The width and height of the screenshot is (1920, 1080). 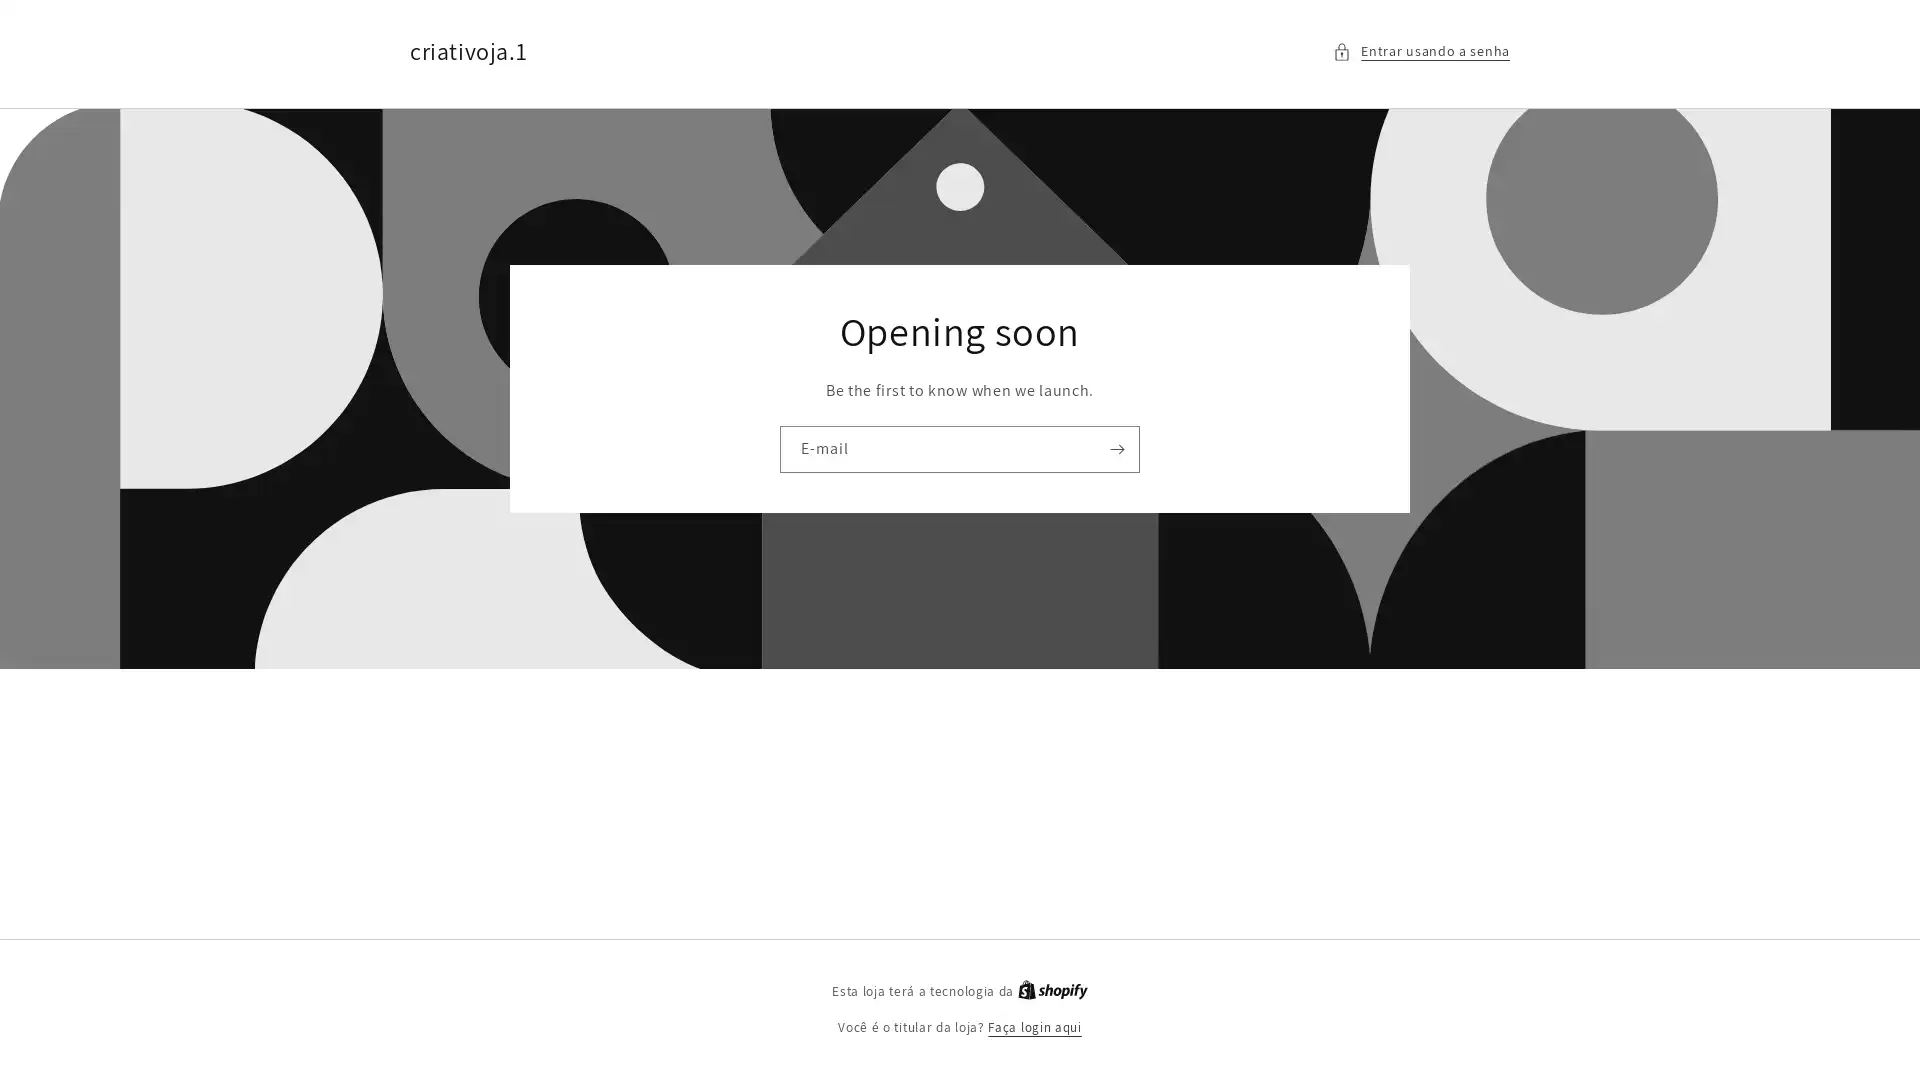 I want to click on Assinar, so click(x=1116, y=448).